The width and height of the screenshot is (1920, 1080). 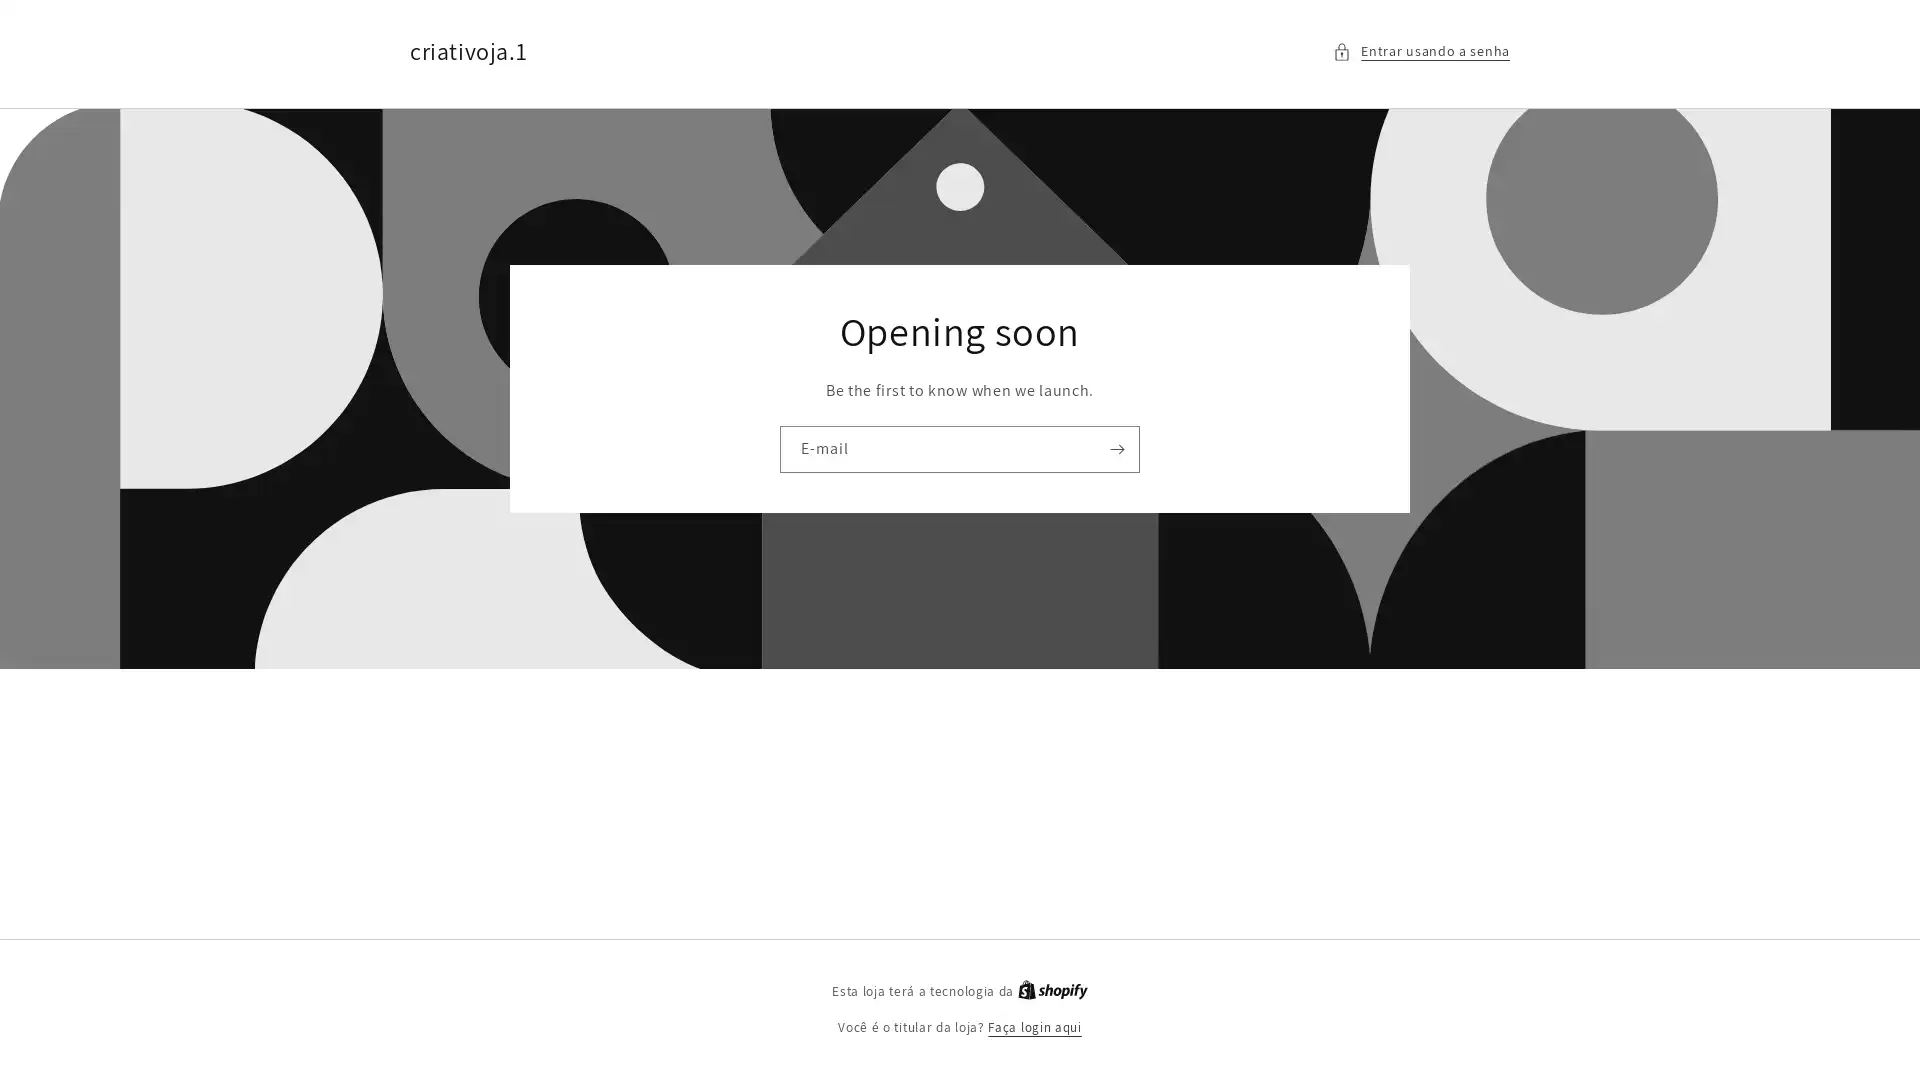 I want to click on Assinar, so click(x=1116, y=448).